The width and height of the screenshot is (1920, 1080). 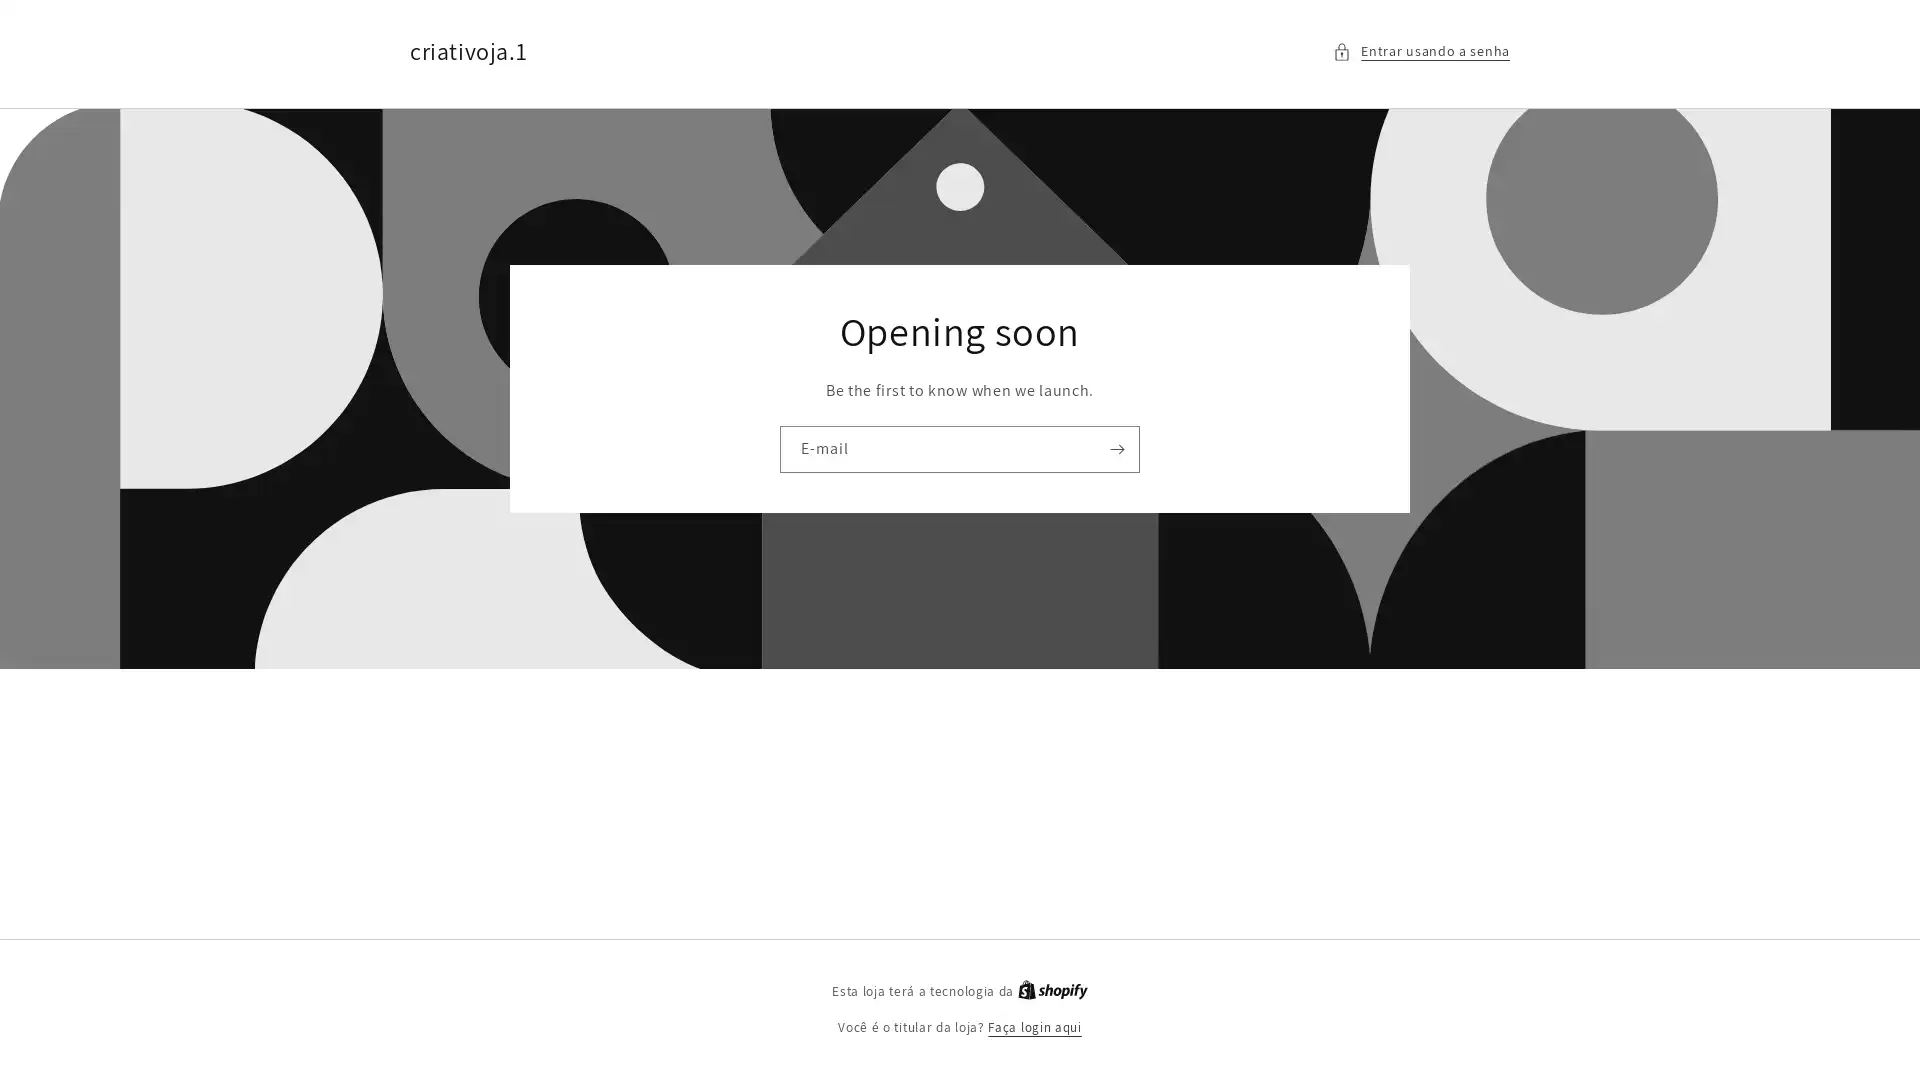 I want to click on Assinar, so click(x=1116, y=448).